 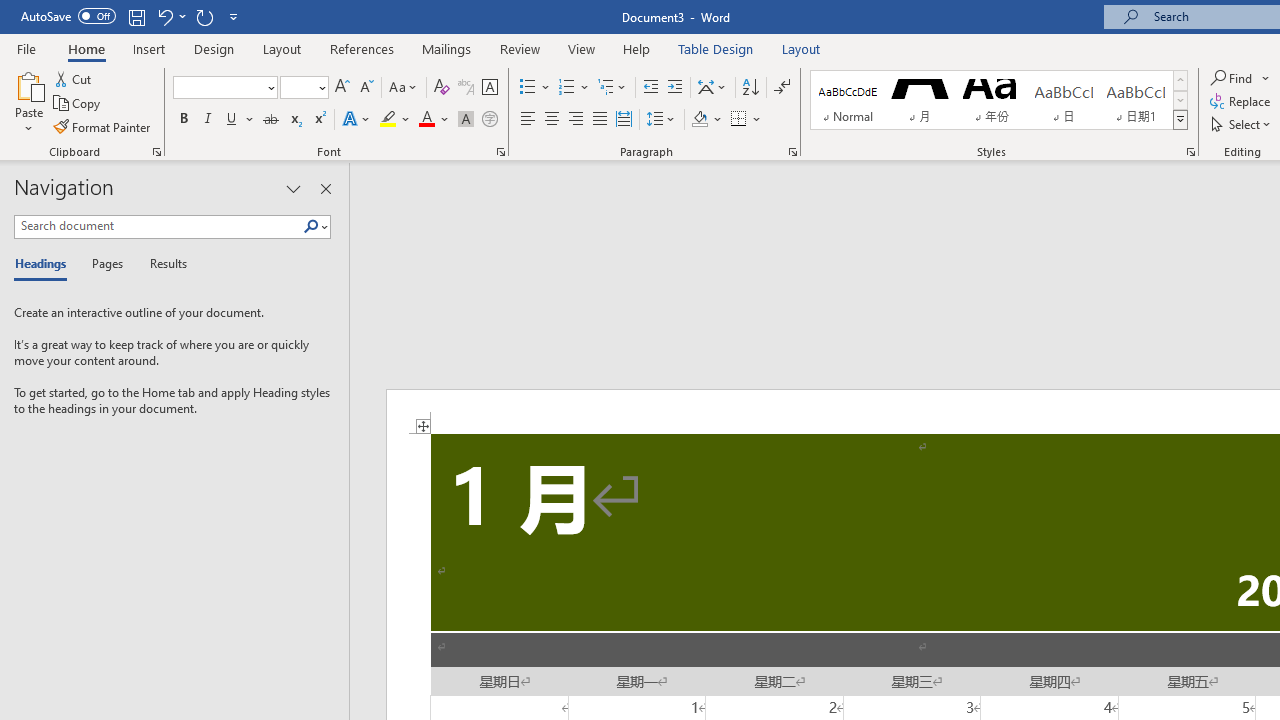 I want to click on 'Quick Access Toolbar', so click(x=130, y=16).